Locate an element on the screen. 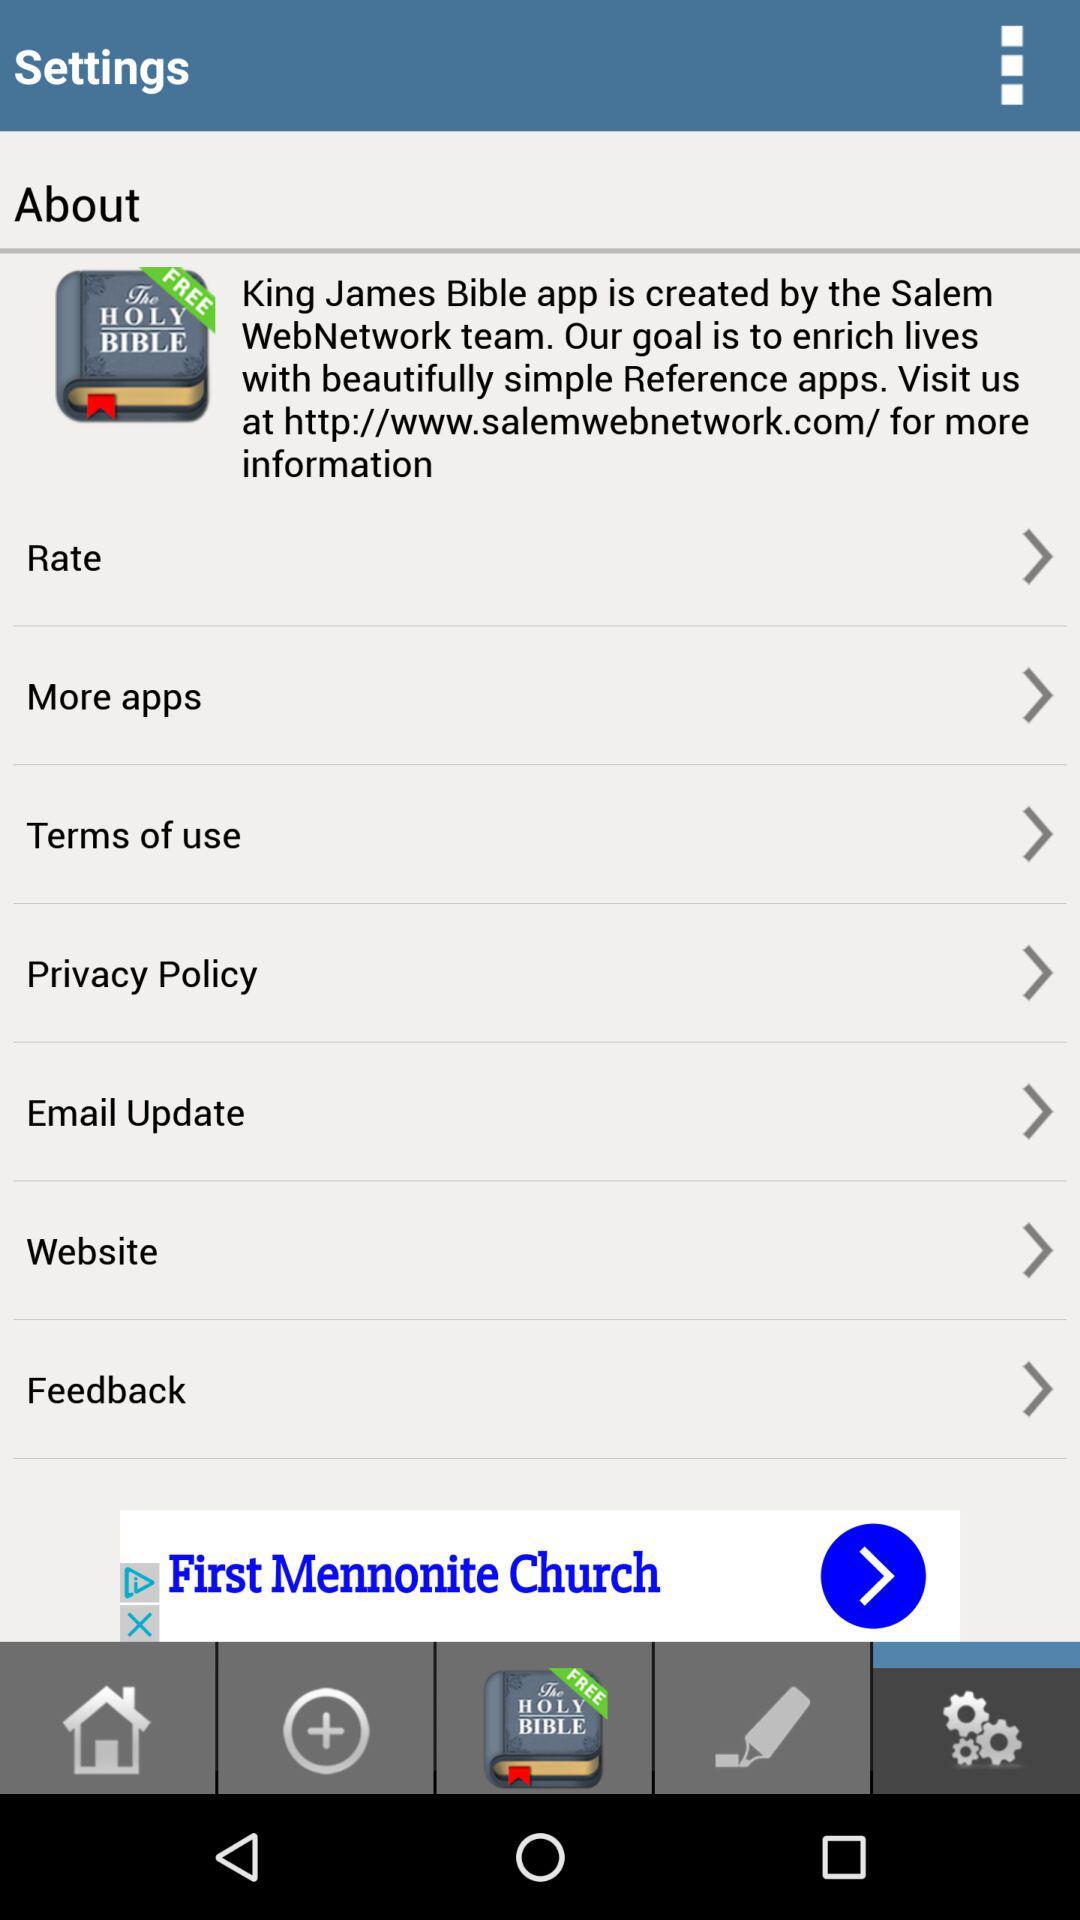 This screenshot has width=1080, height=1920. the more icon is located at coordinates (1011, 69).